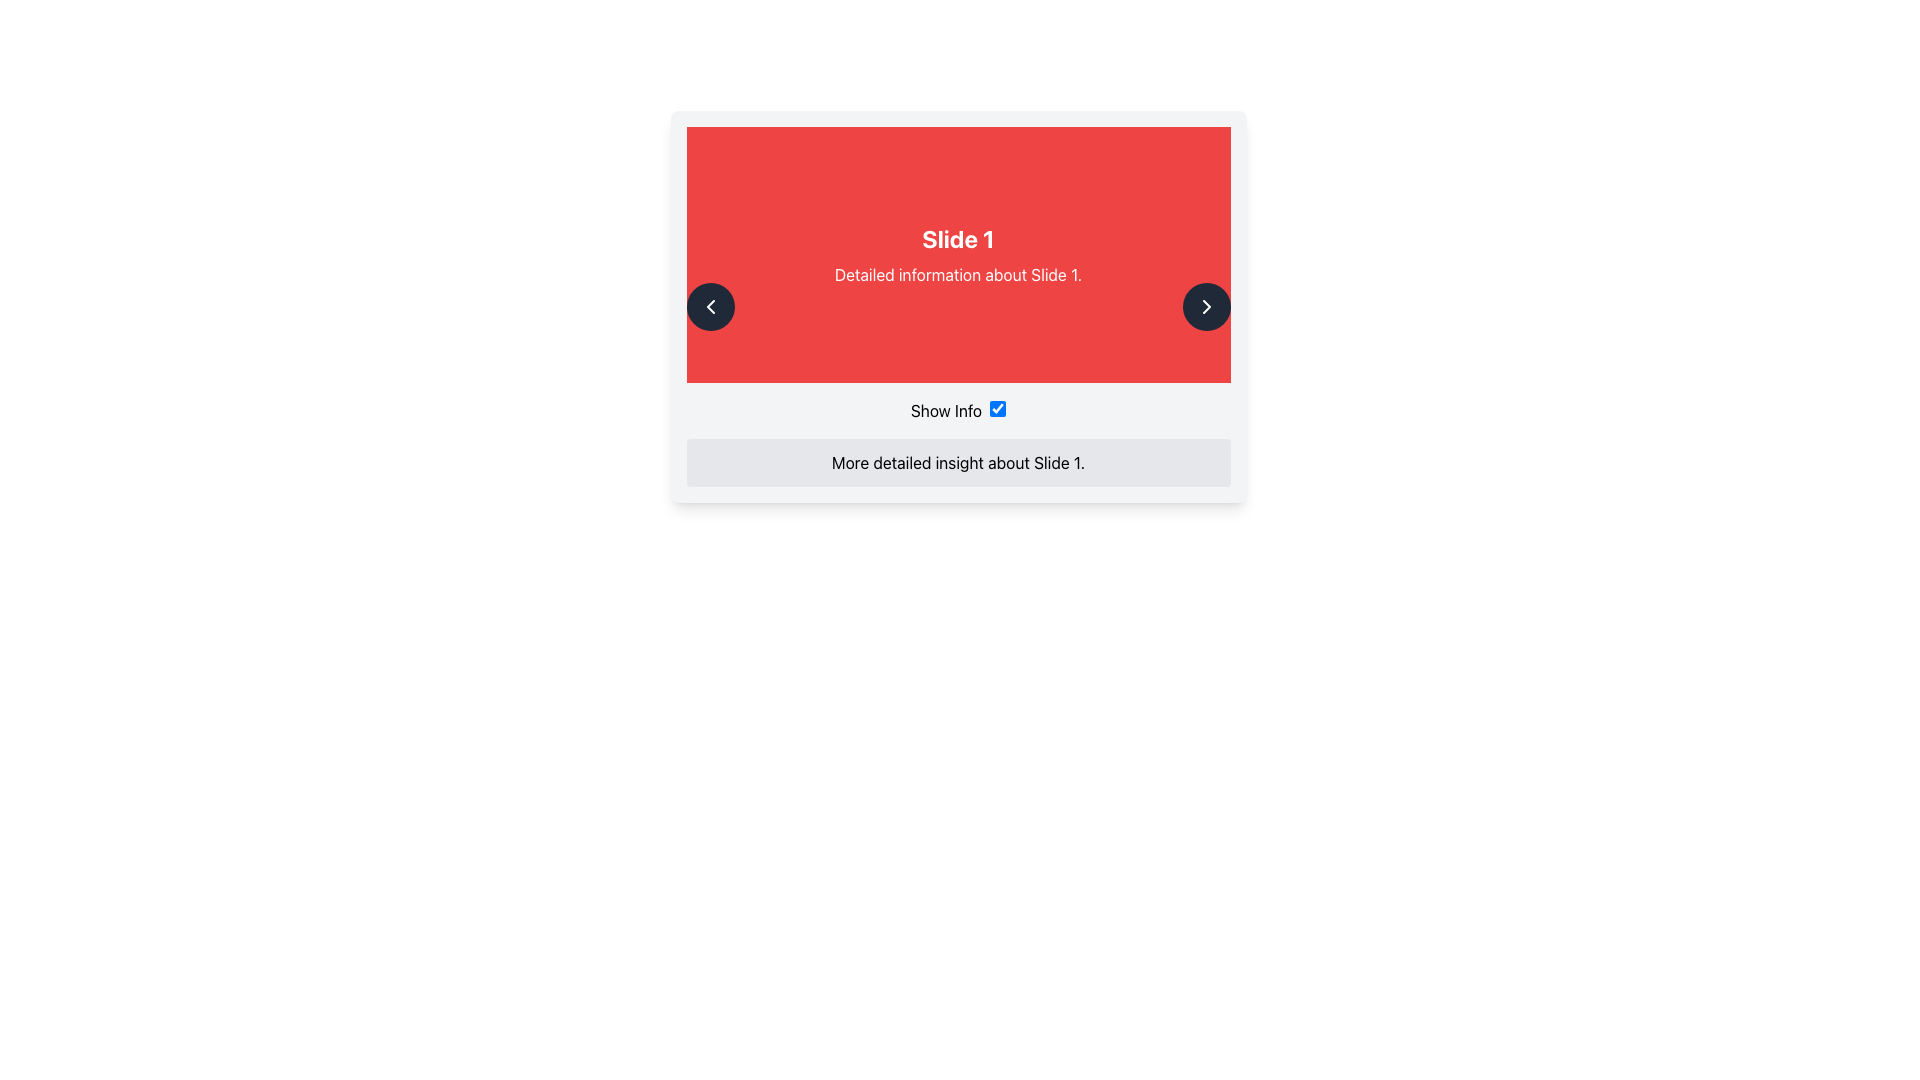 The image size is (1920, 1080). What do you see at coordinates (710, 307) in the screenshot?
I see `the left-facing chevron icon, which is white and outlined, located inside a circular button on the left side of the red banner labeled 'Slide 1'` at bounding box center [710, 307].